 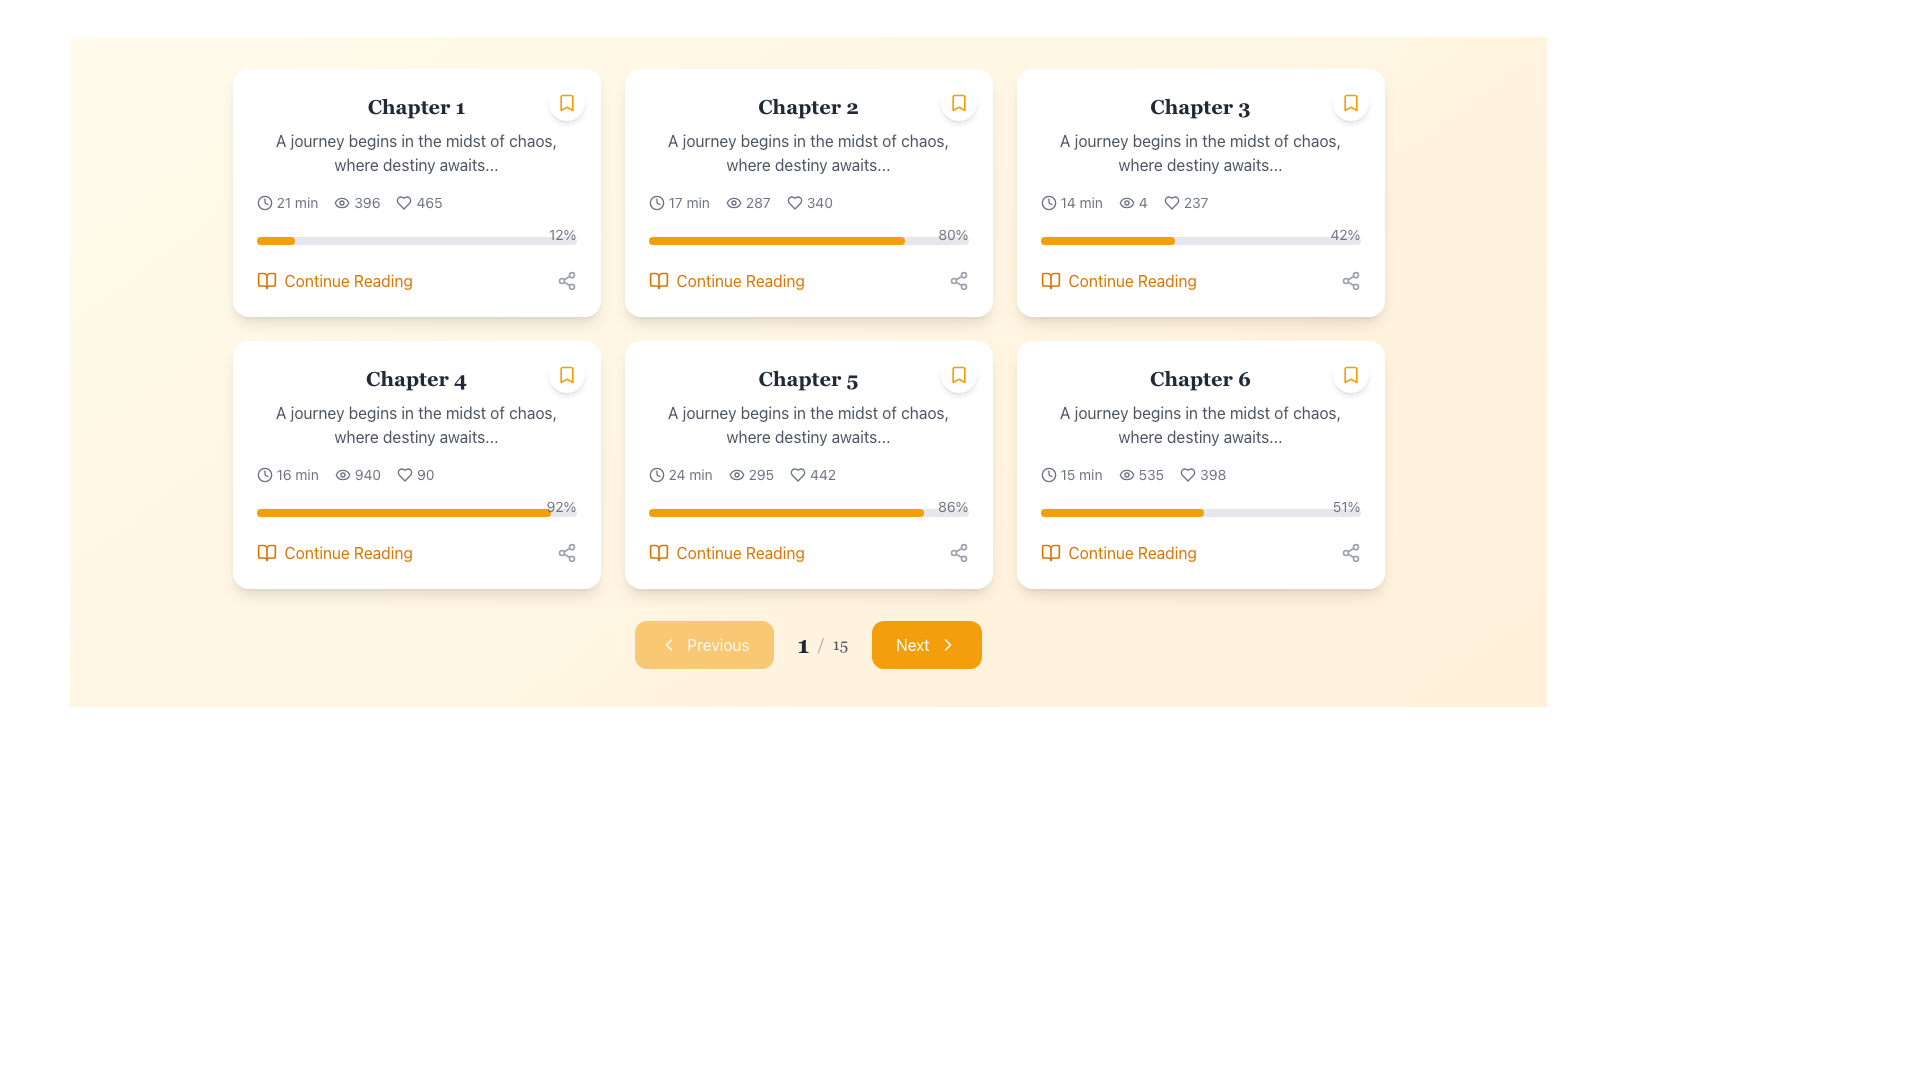 What do you see at coordinates (808, 378) in the screenshot?
I see `the header element representing 'Chapter 5'` at bounding box center [808, 378].